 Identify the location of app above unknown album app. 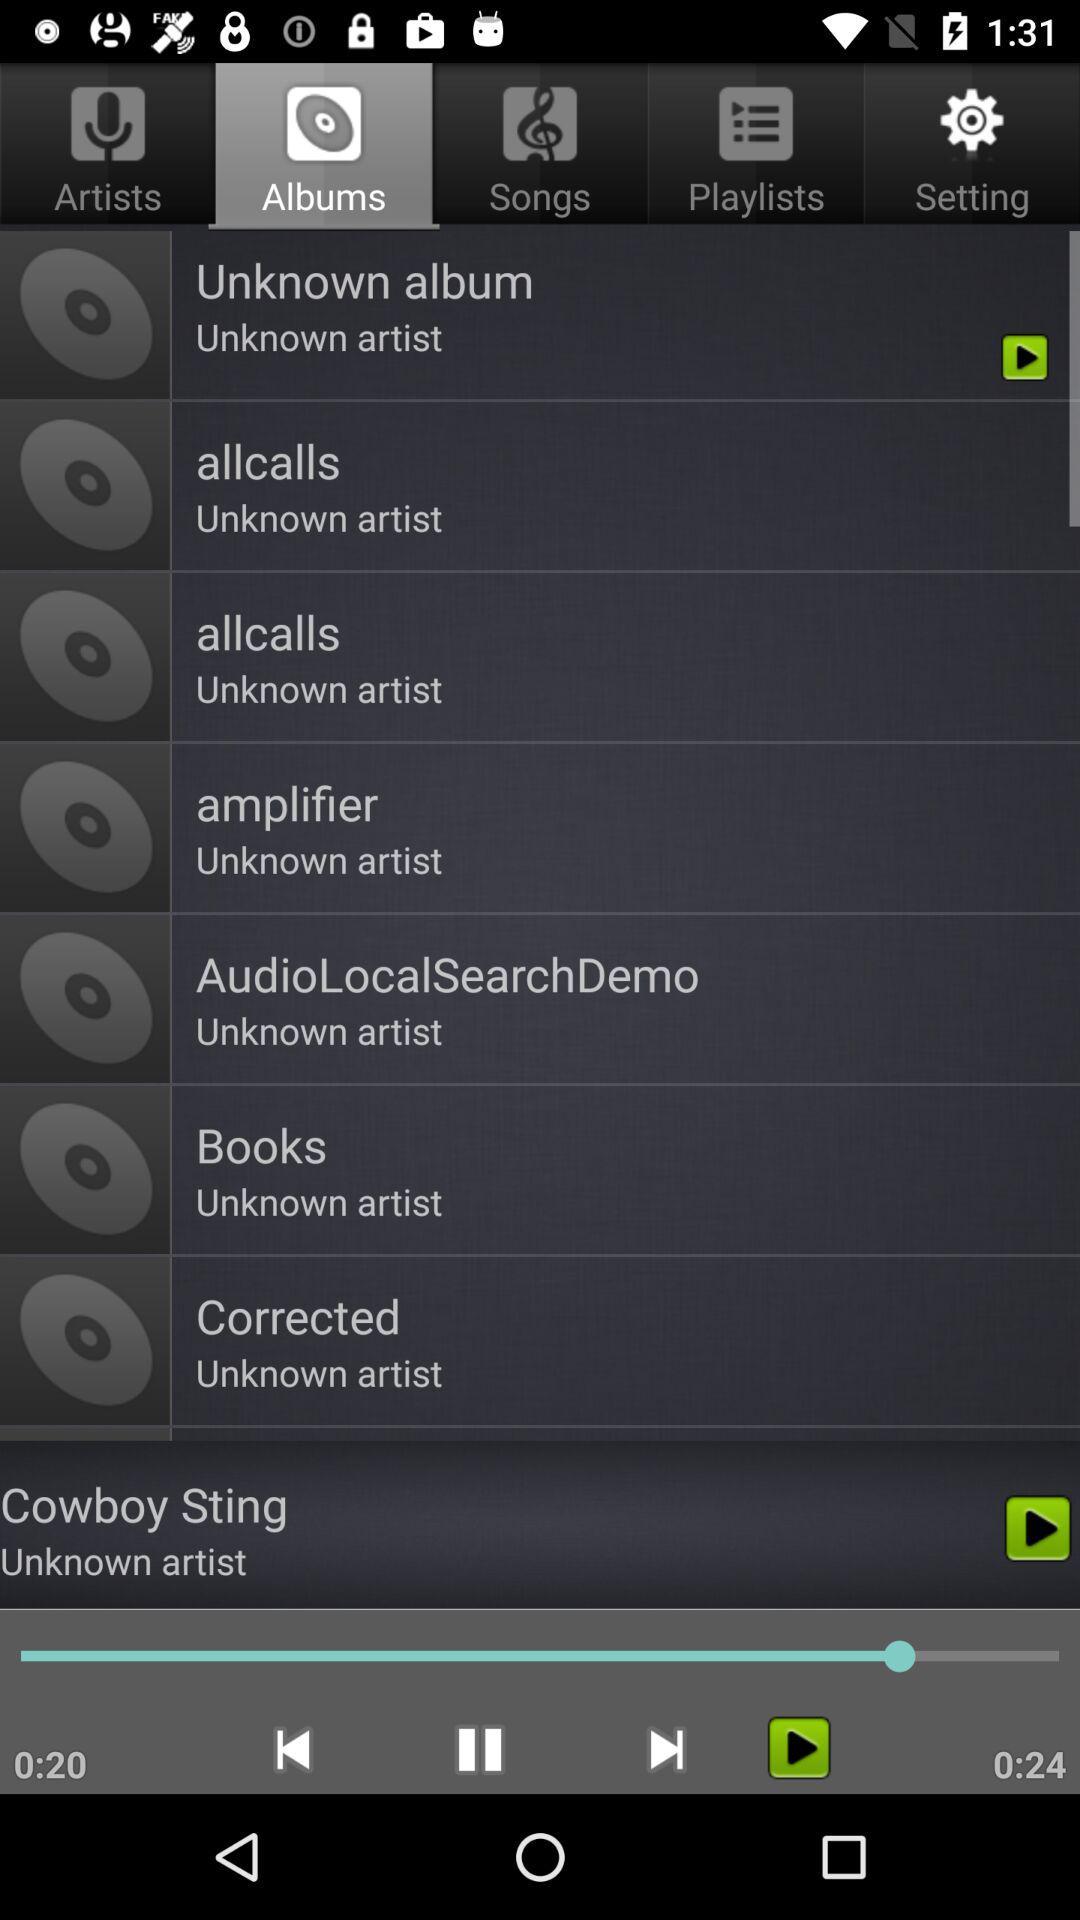
(540, 146).